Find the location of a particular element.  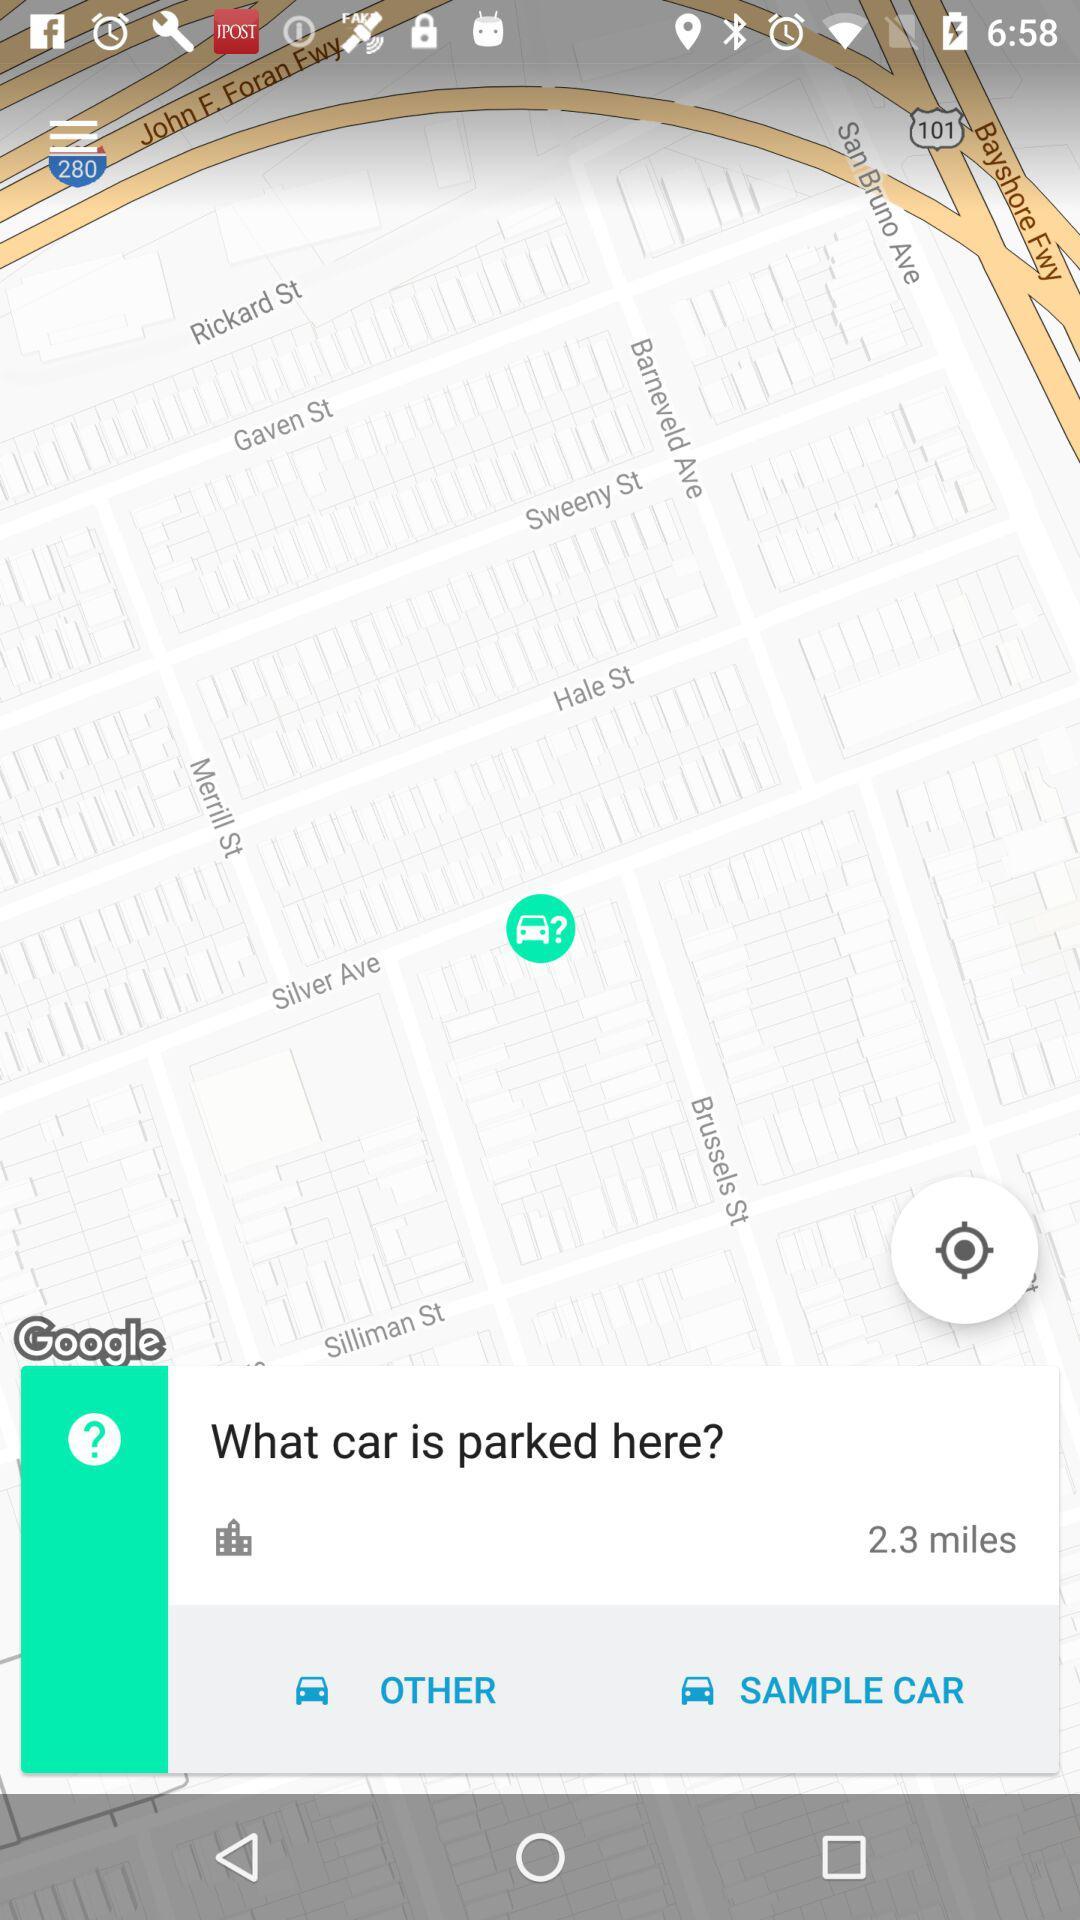

realign map is located at coordinates (963, 1249).